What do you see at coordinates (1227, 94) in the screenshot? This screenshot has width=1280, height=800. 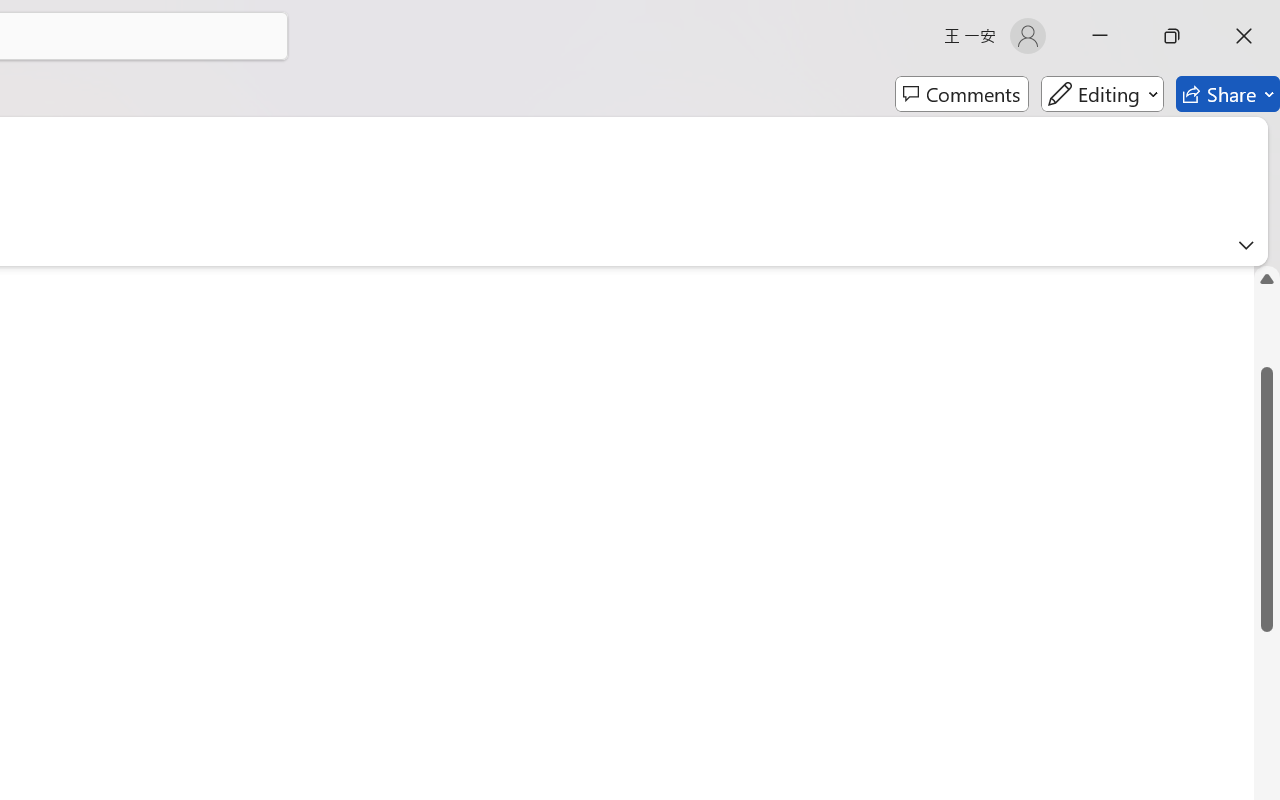 I see `'Share'` at bounding box center [1227, 94].